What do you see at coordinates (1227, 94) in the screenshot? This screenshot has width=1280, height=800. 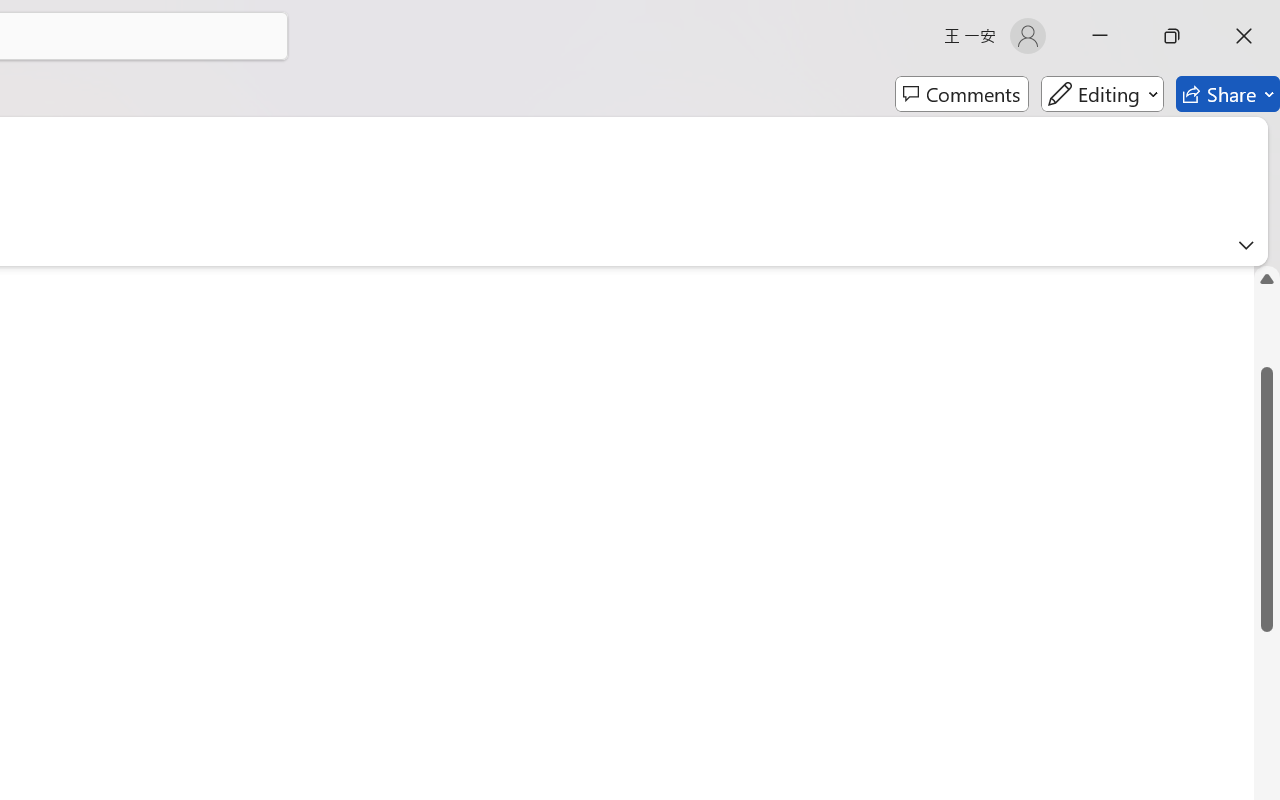 I see `'Share'` at bounding box center [1227, 94].